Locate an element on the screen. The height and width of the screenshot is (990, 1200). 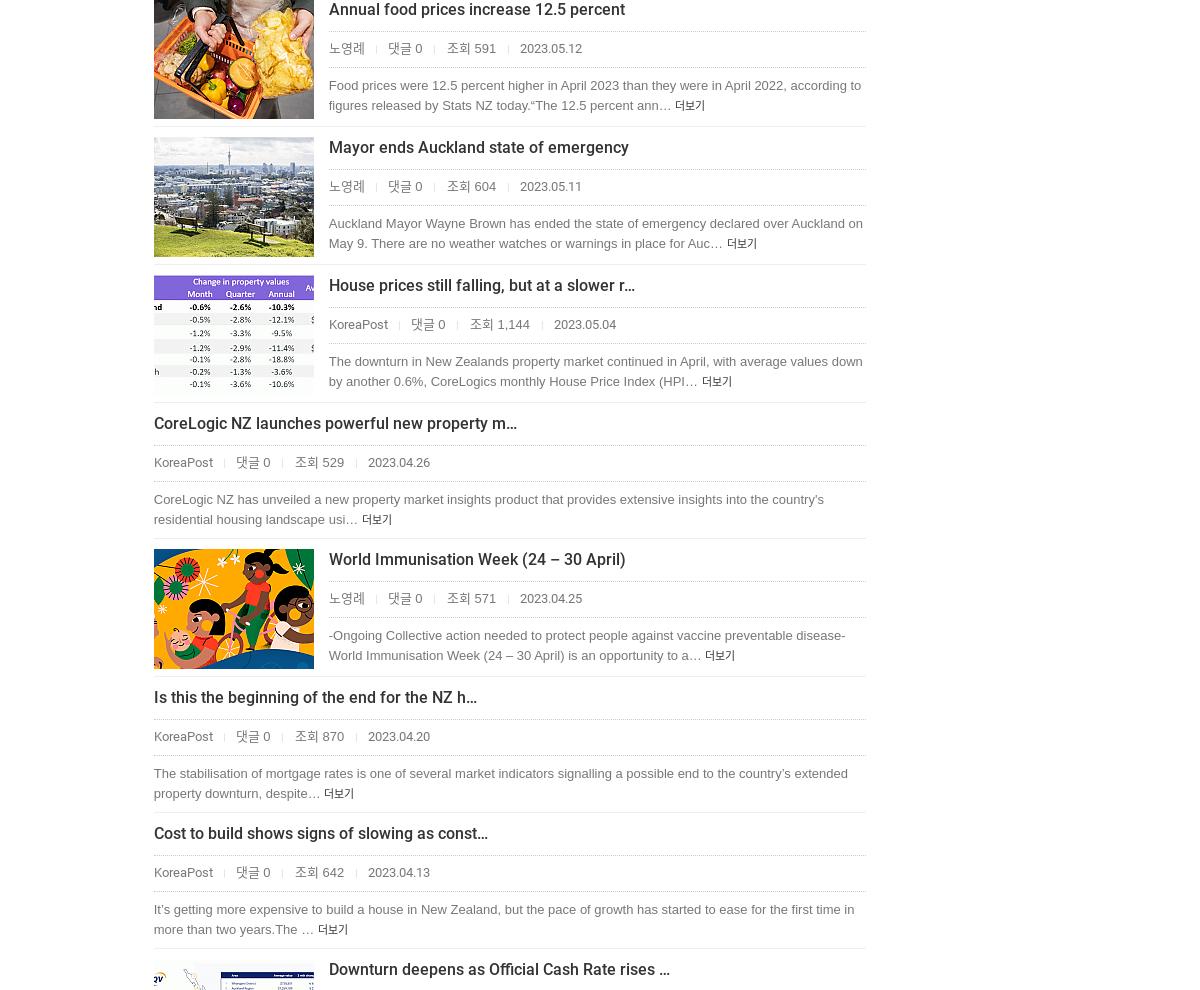
'It’s getting more expensive to build a house in New Zealand, but the pace of growth has started to ease for the first time in more than two years.The …' is located at coordinates (502, 918).